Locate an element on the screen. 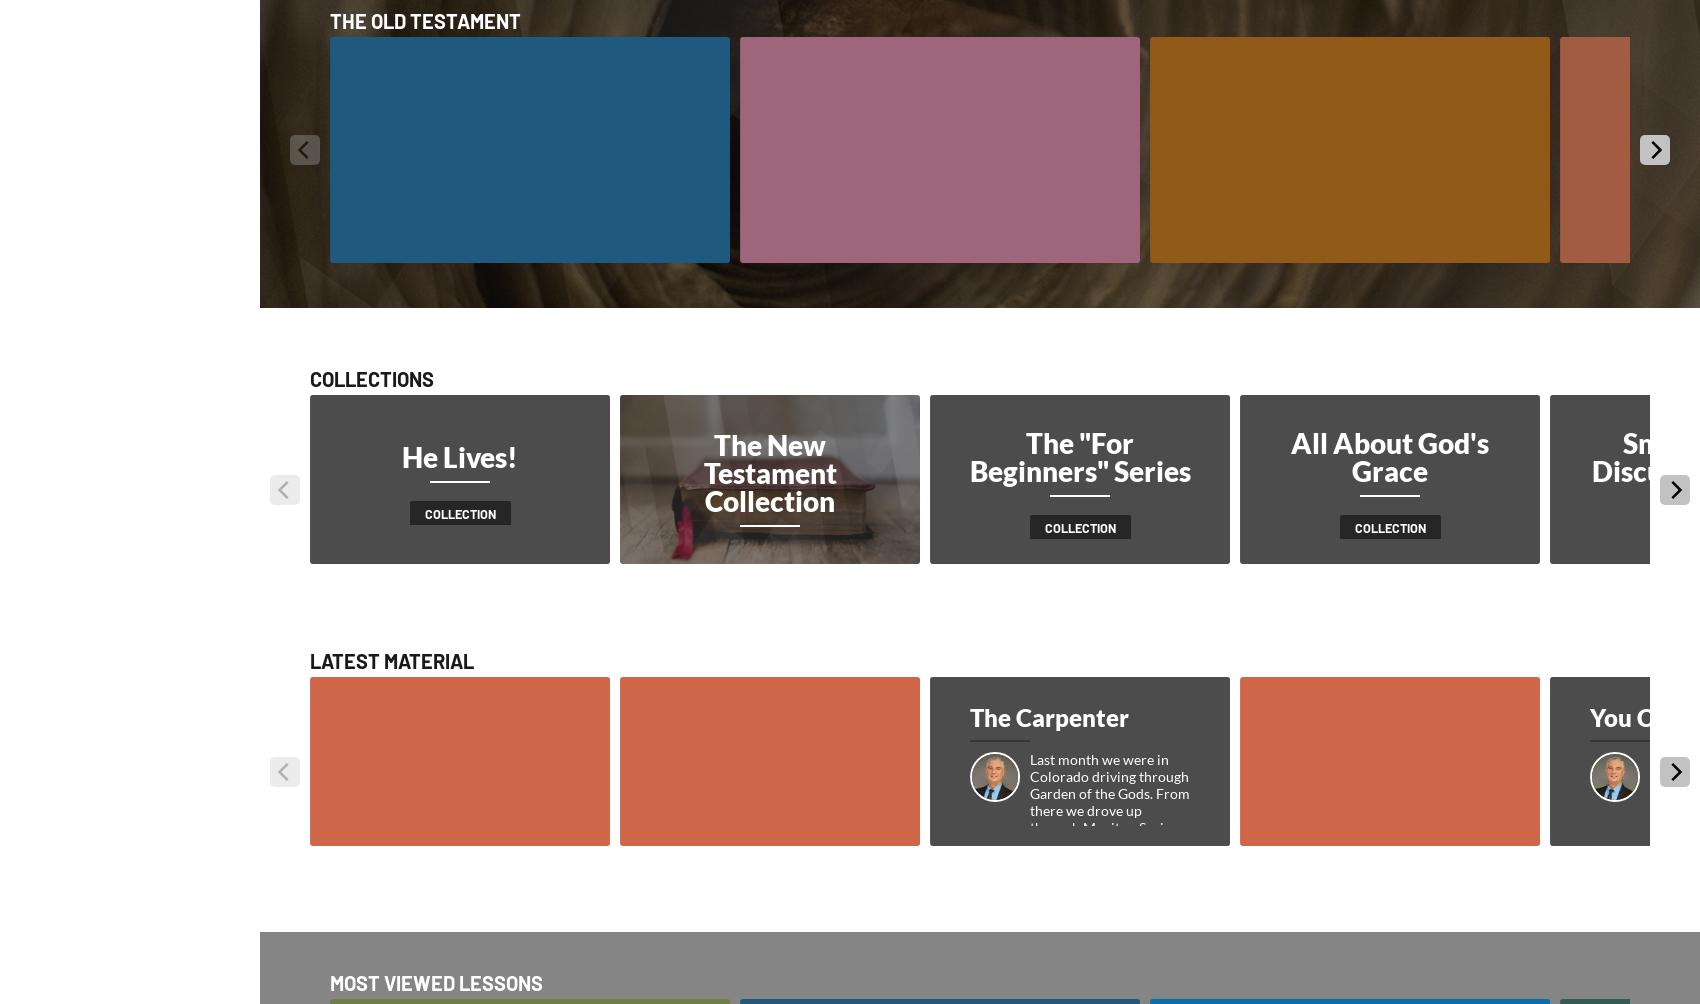 This screenshot has height=1004, width=1700. 'The "For Beginners" Series' is located at coordinates (1079, 456).